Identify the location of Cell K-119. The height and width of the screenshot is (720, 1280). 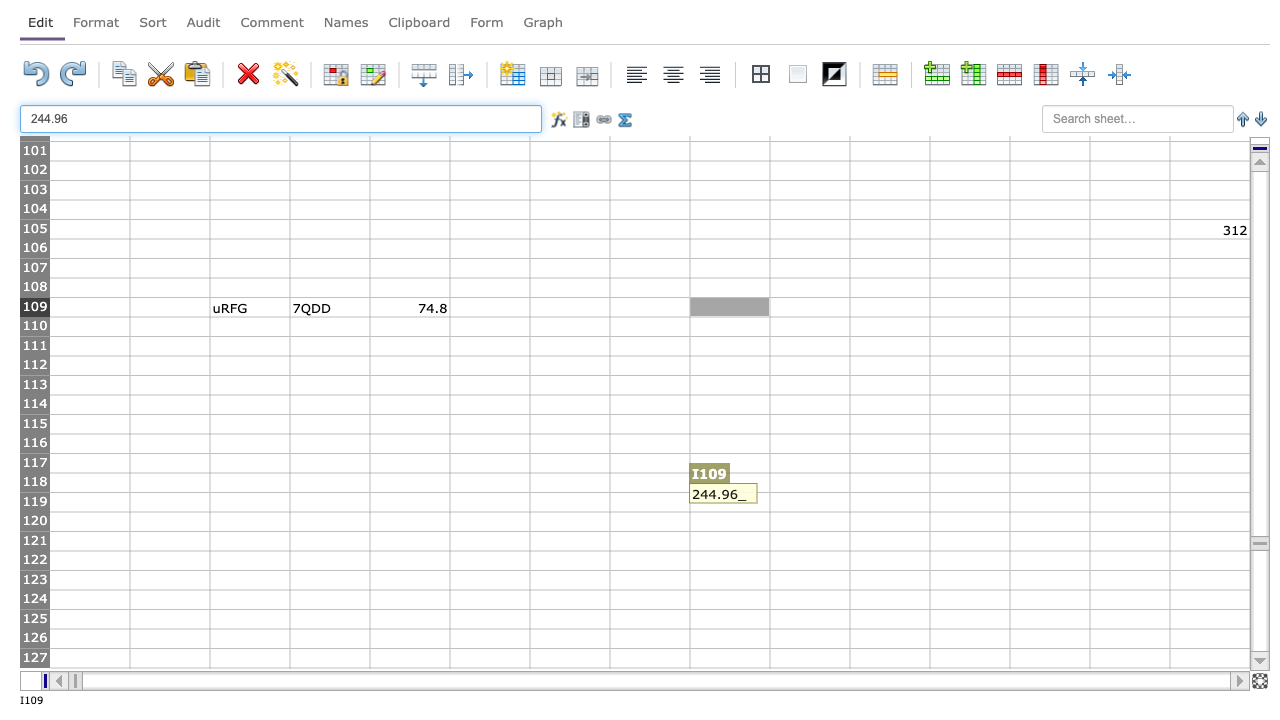
(888, 501).